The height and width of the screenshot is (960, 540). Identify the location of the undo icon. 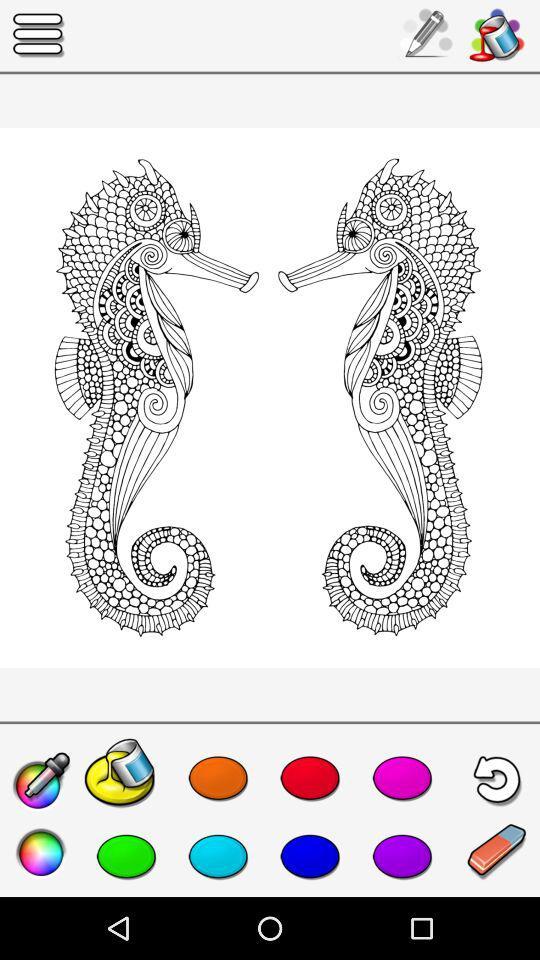
(496, 779).